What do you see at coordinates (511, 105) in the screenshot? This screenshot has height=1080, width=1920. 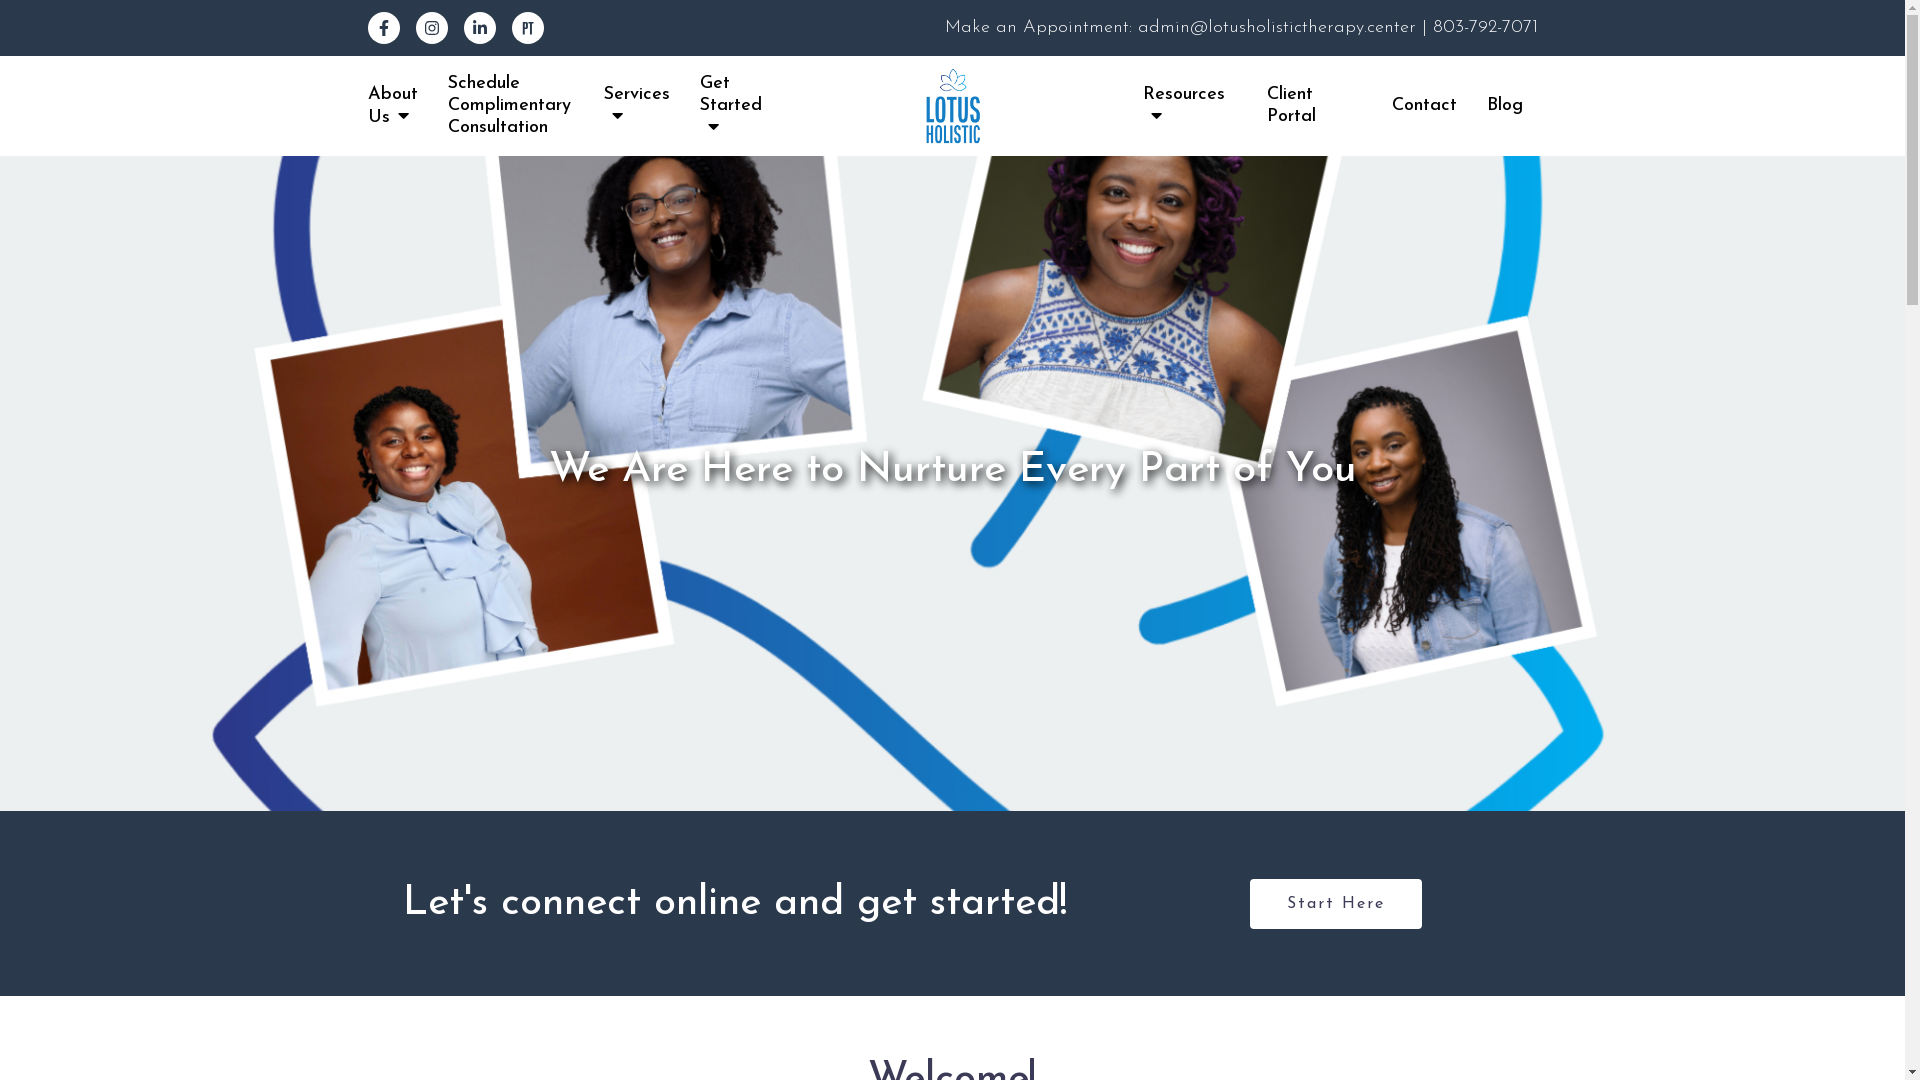 I see `'Schedule Complimentary Consultation'` at bounding box center [511, 105].